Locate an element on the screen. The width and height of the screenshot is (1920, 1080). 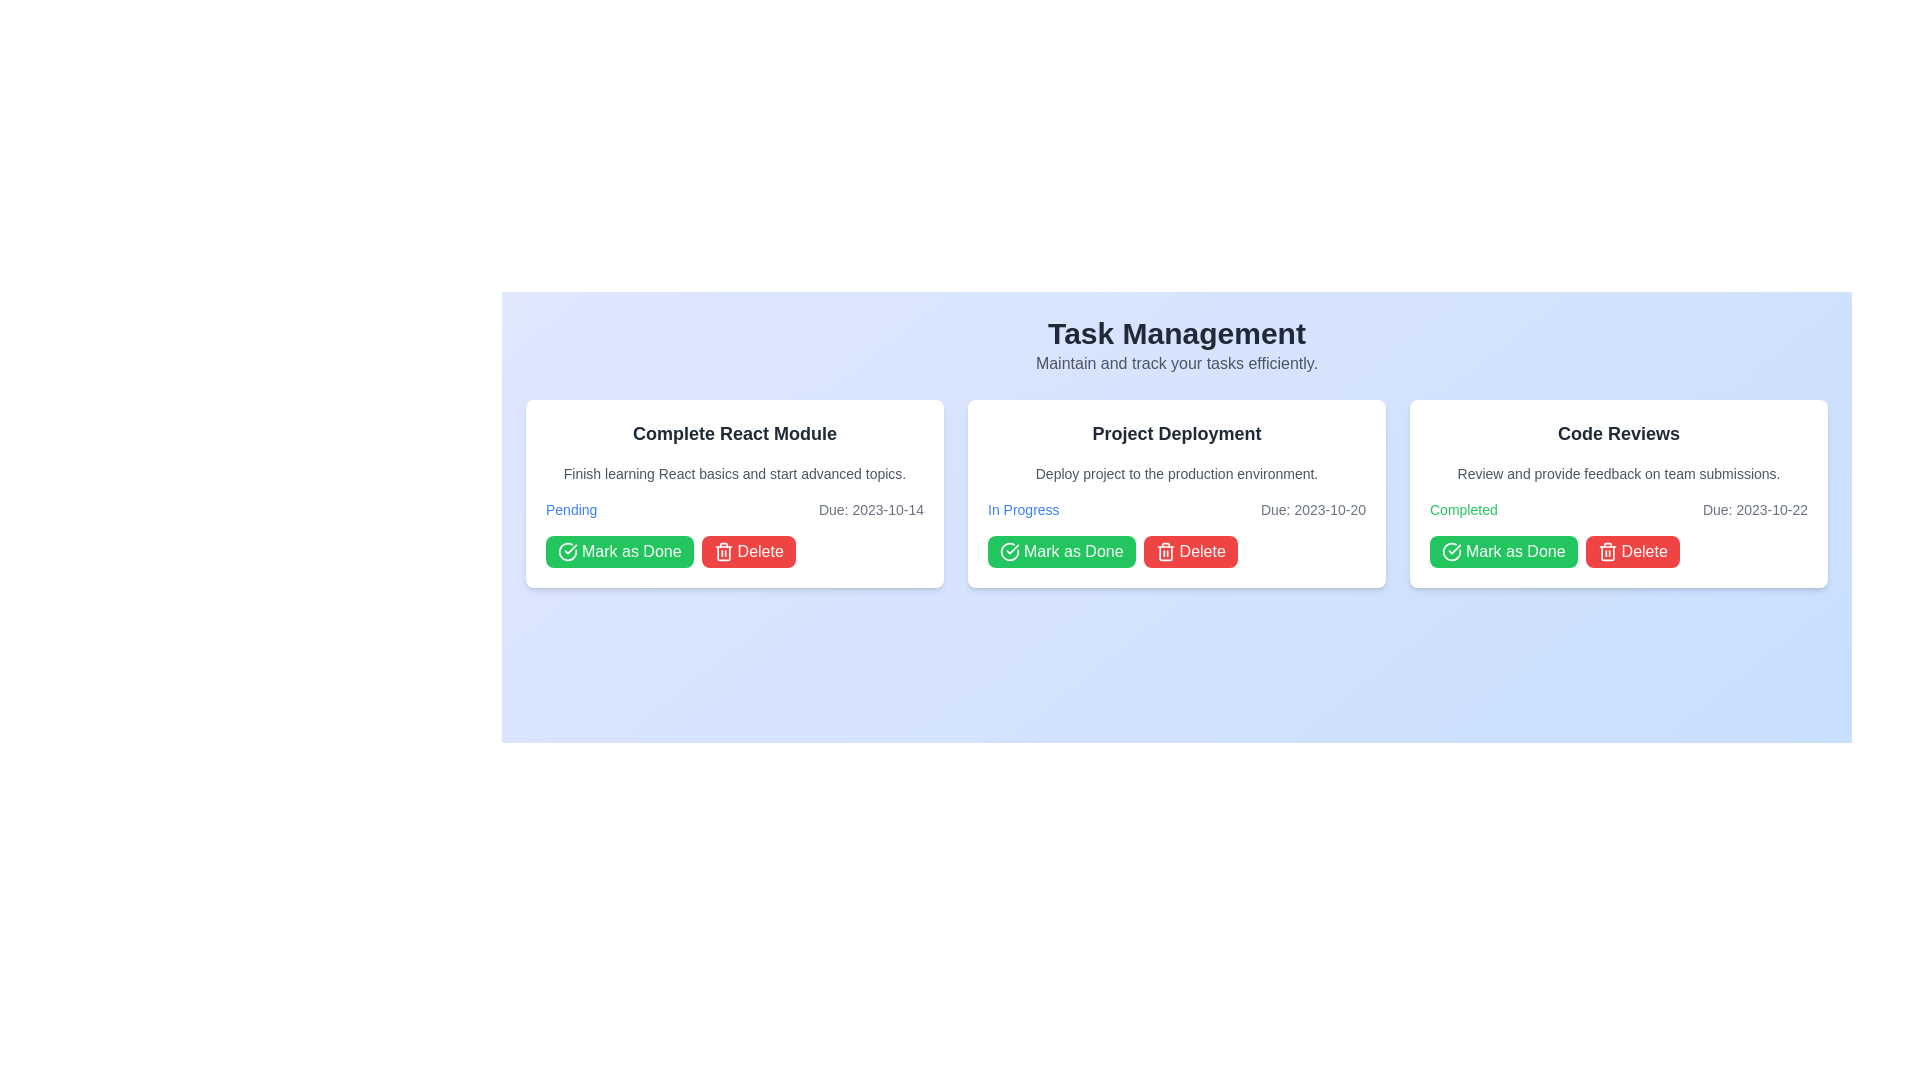
the 'Mark as Done' button with a green background and white text, located in the last card titled 'Code Reviews', to mark the task as done is located at coordinates (1503, 551).